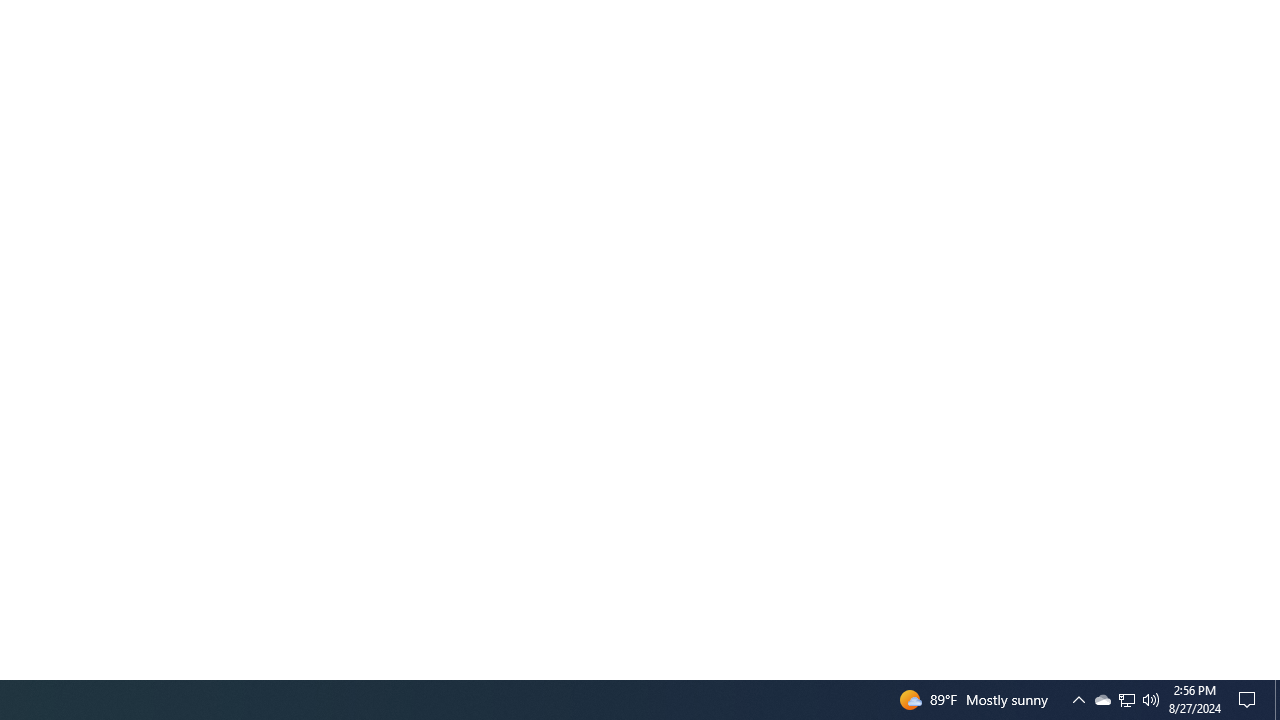  What do you see at coordinates (1250, 698) in the screenshot?
I see `'Show desktop'` at bounding box center [1250, 698].